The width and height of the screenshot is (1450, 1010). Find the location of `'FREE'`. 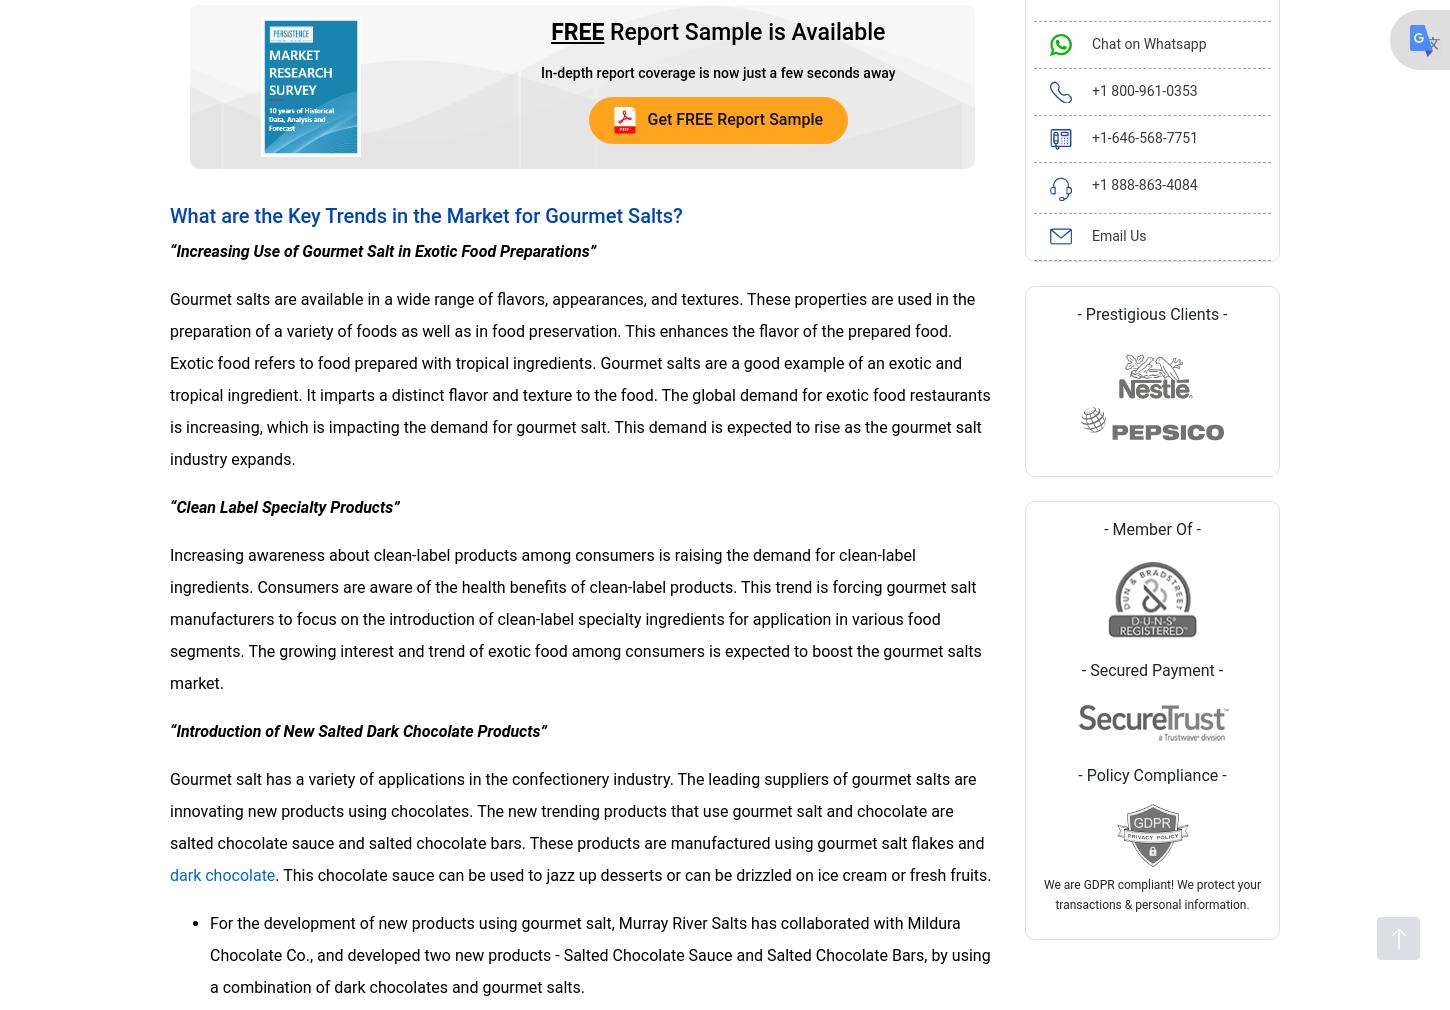

'FREE' is located at coordinates (577, 30).